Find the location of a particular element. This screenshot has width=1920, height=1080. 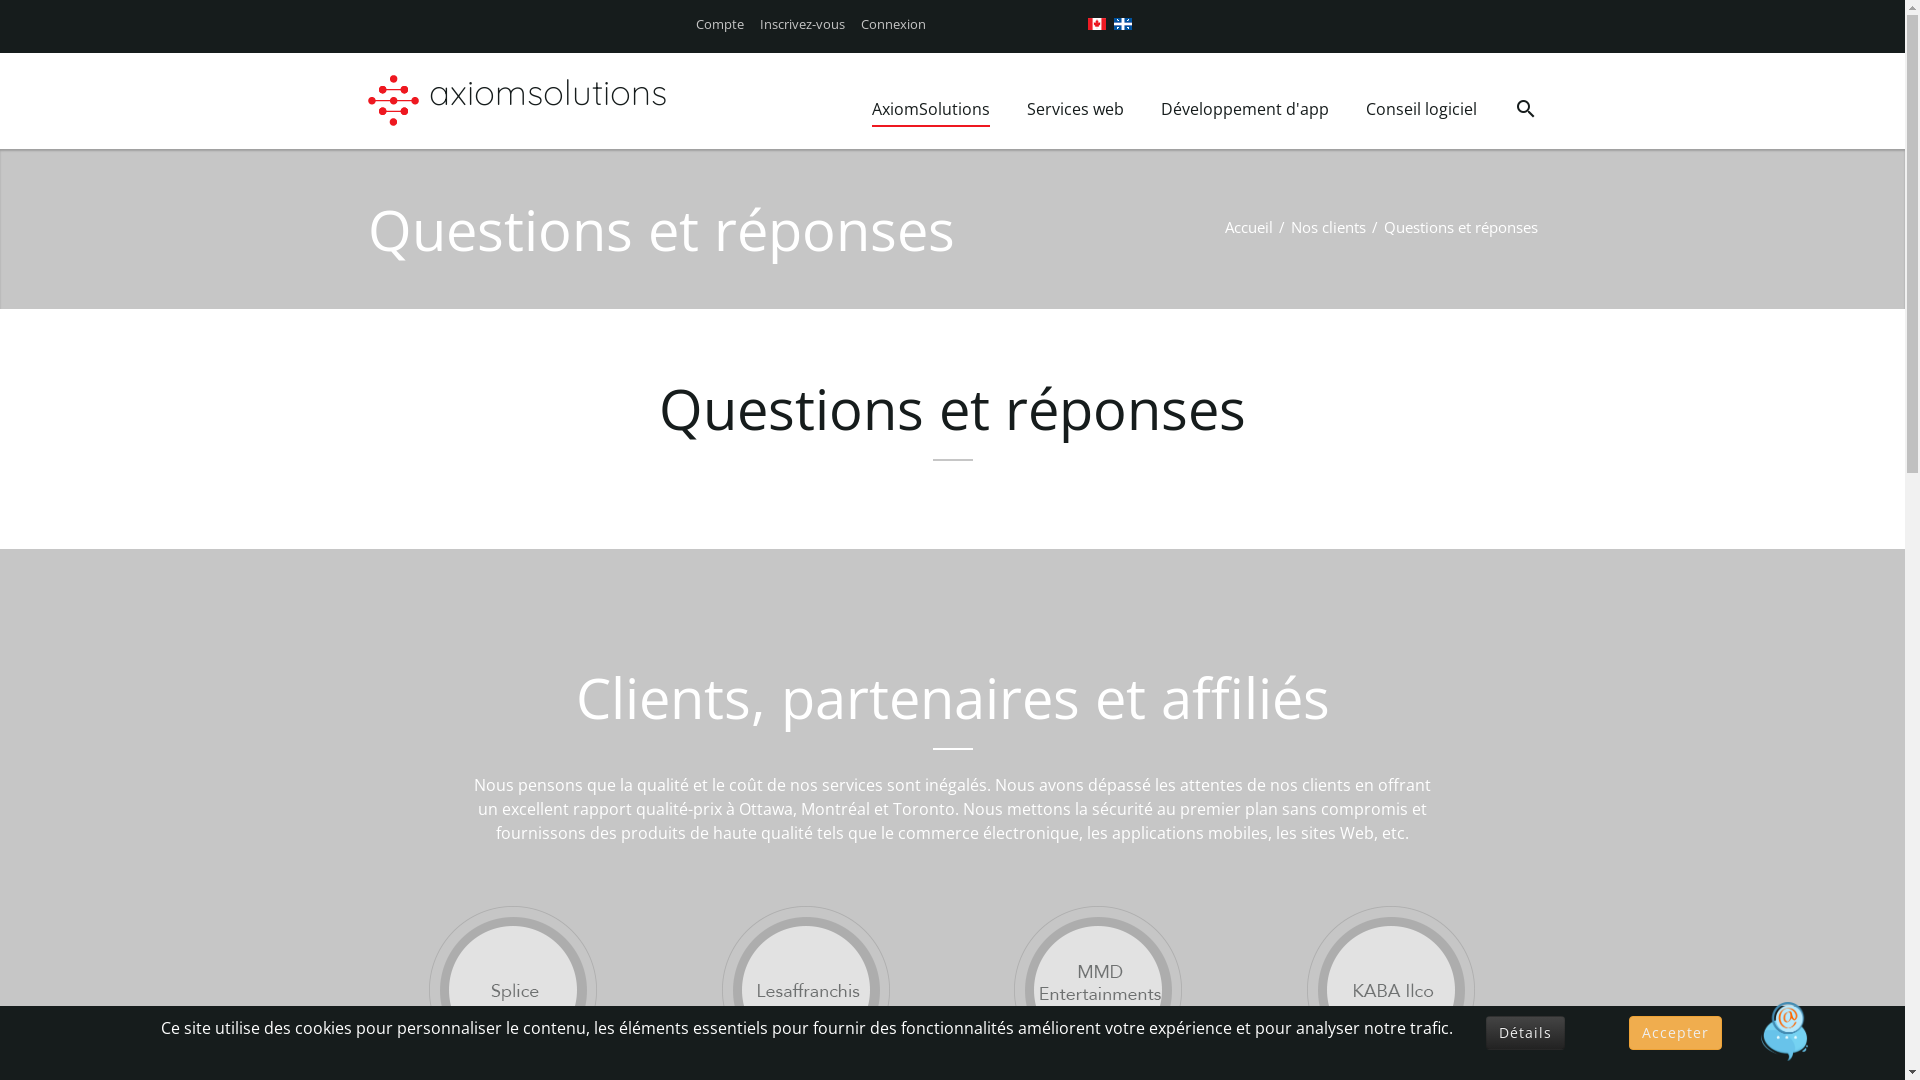

'Compte' is located at coordinates (720, 23).